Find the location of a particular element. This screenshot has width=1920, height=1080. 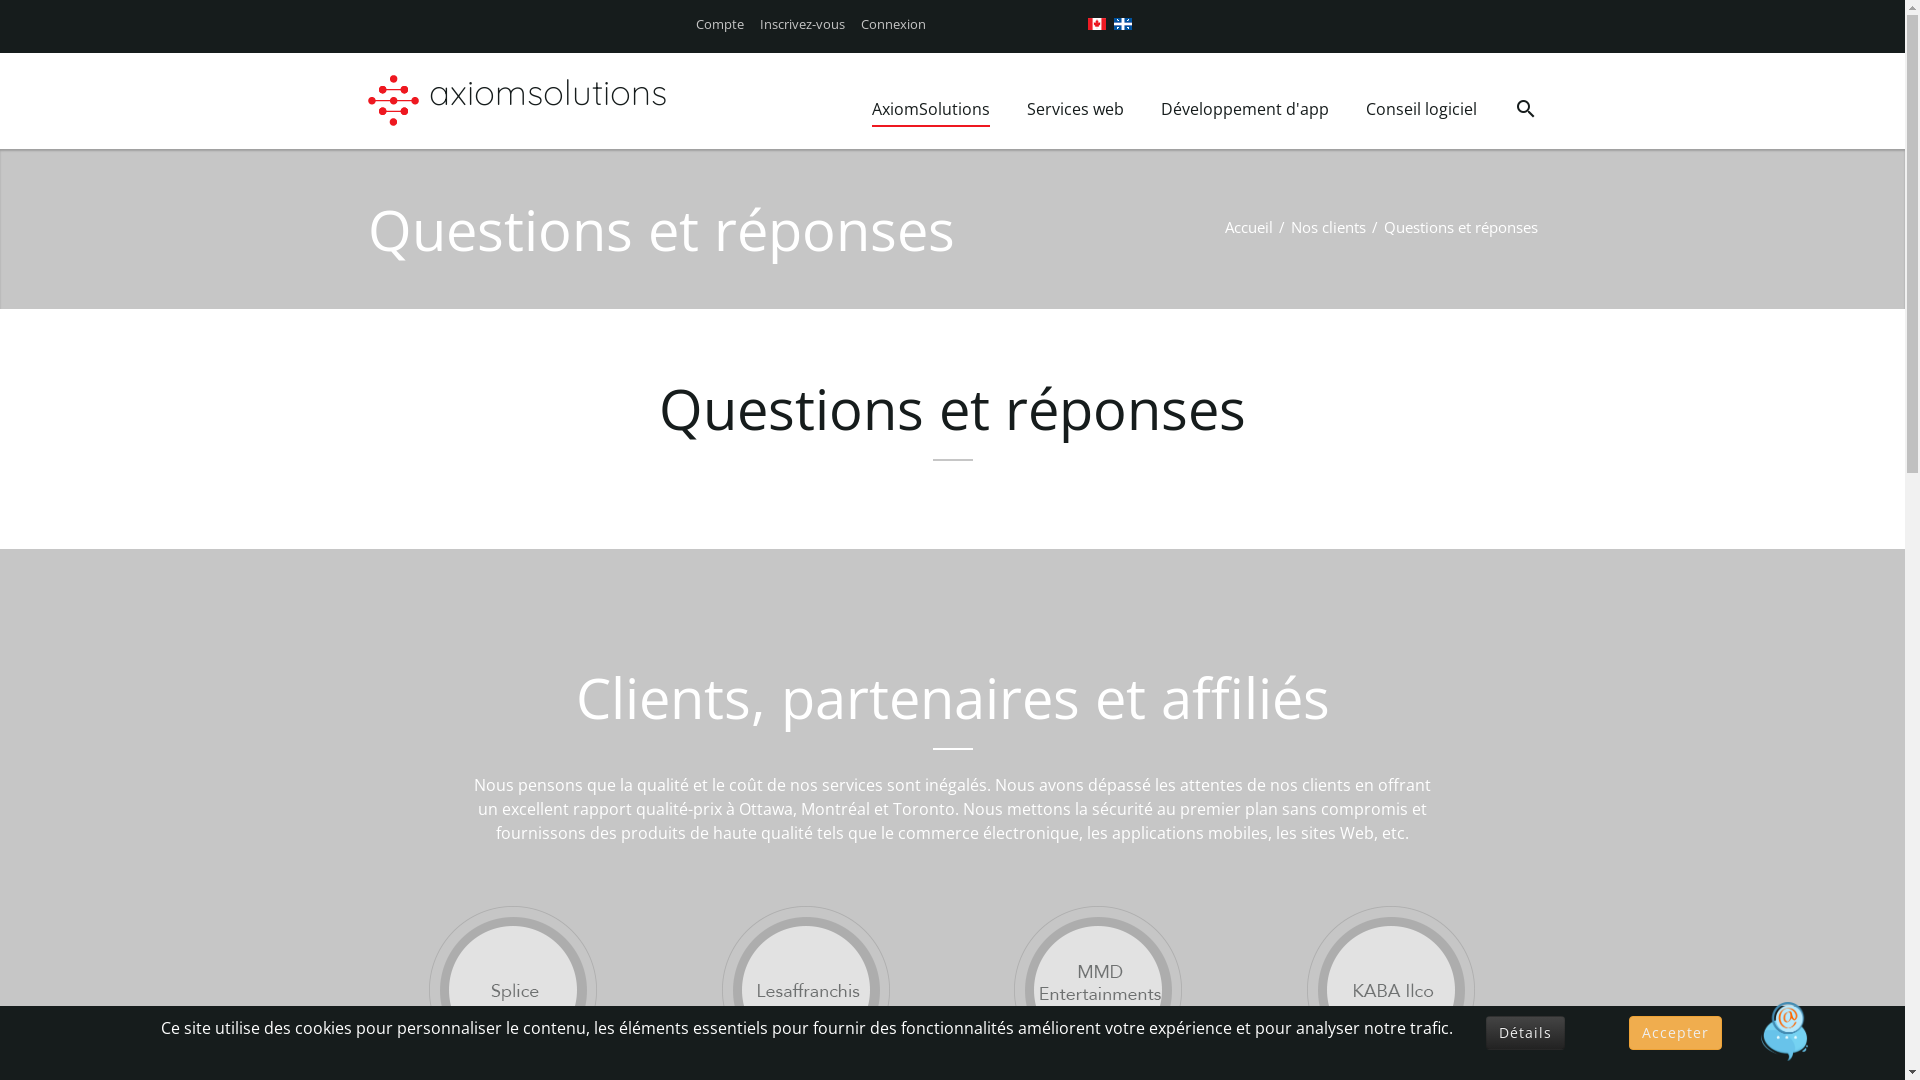

'Compte' is located at coordinates (720, 23).